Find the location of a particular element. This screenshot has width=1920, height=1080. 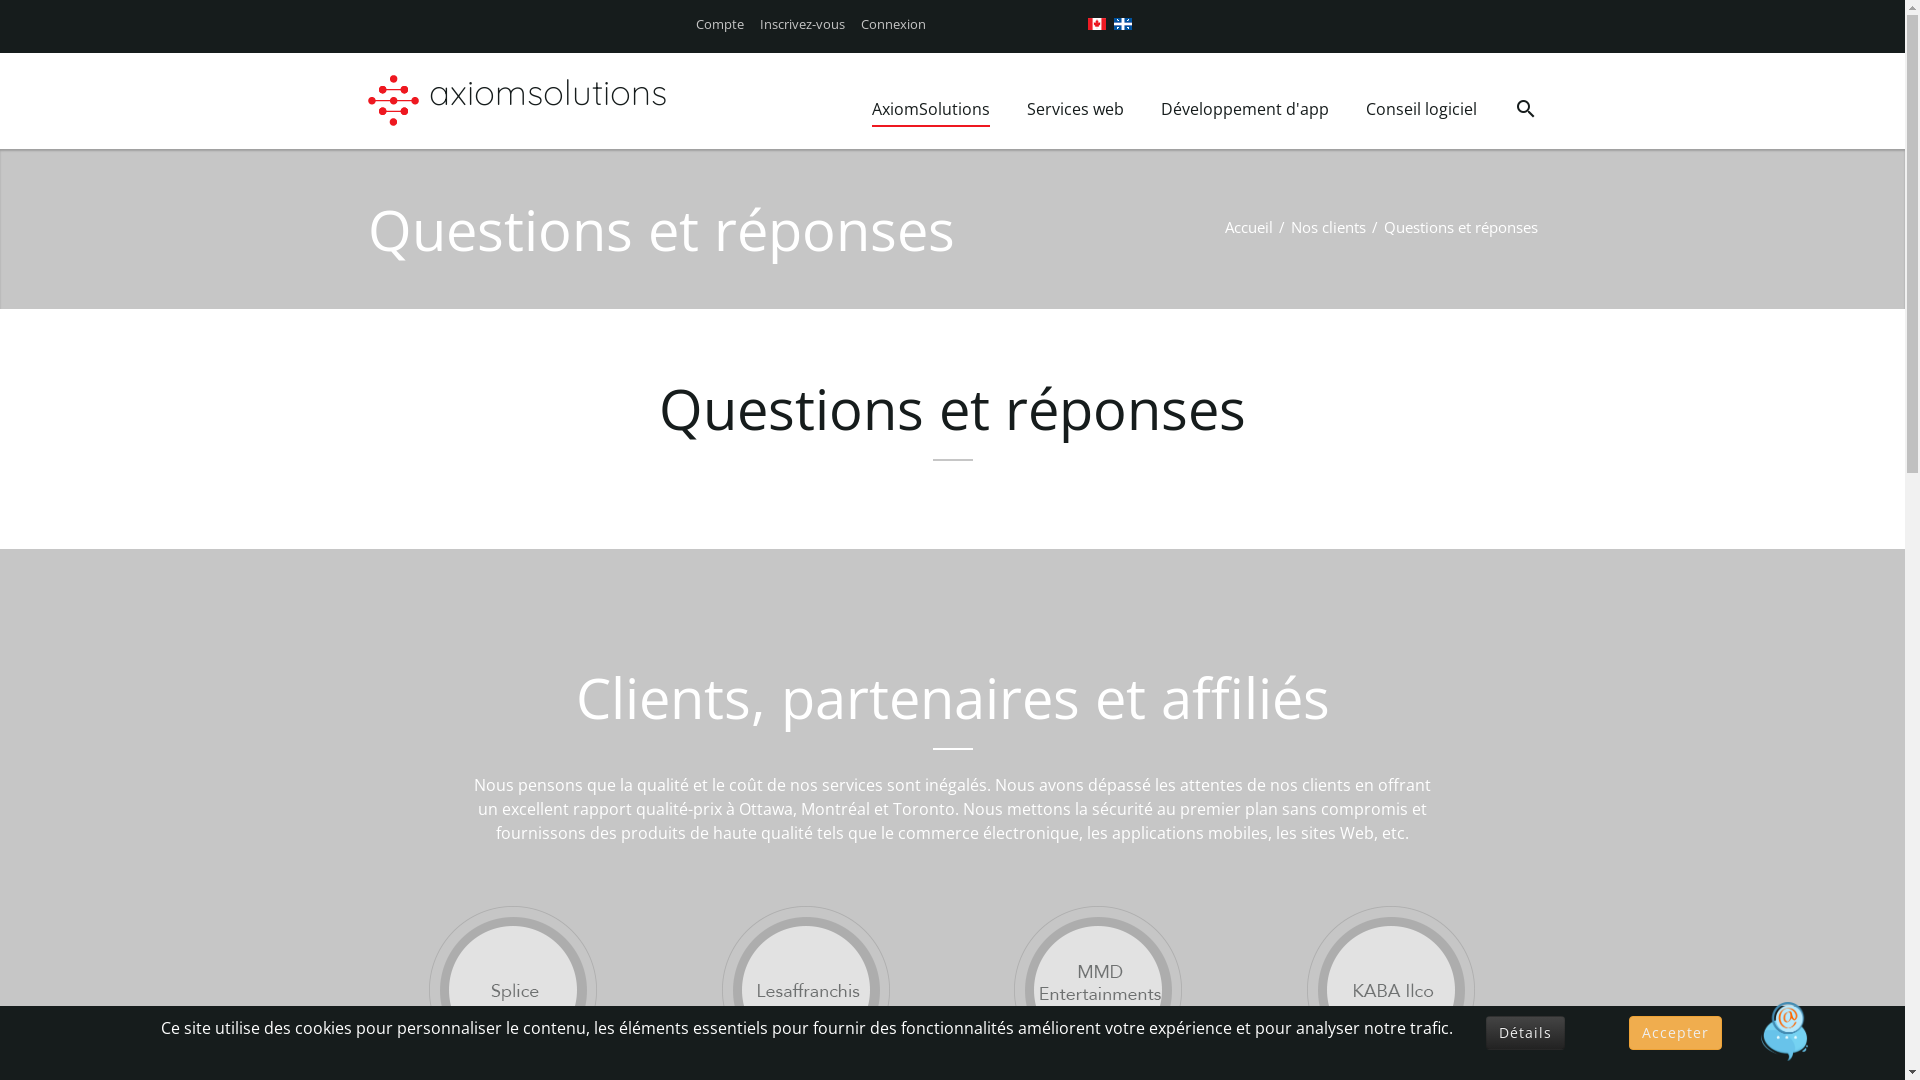

'Compte' is located at coordinates (720, 23).